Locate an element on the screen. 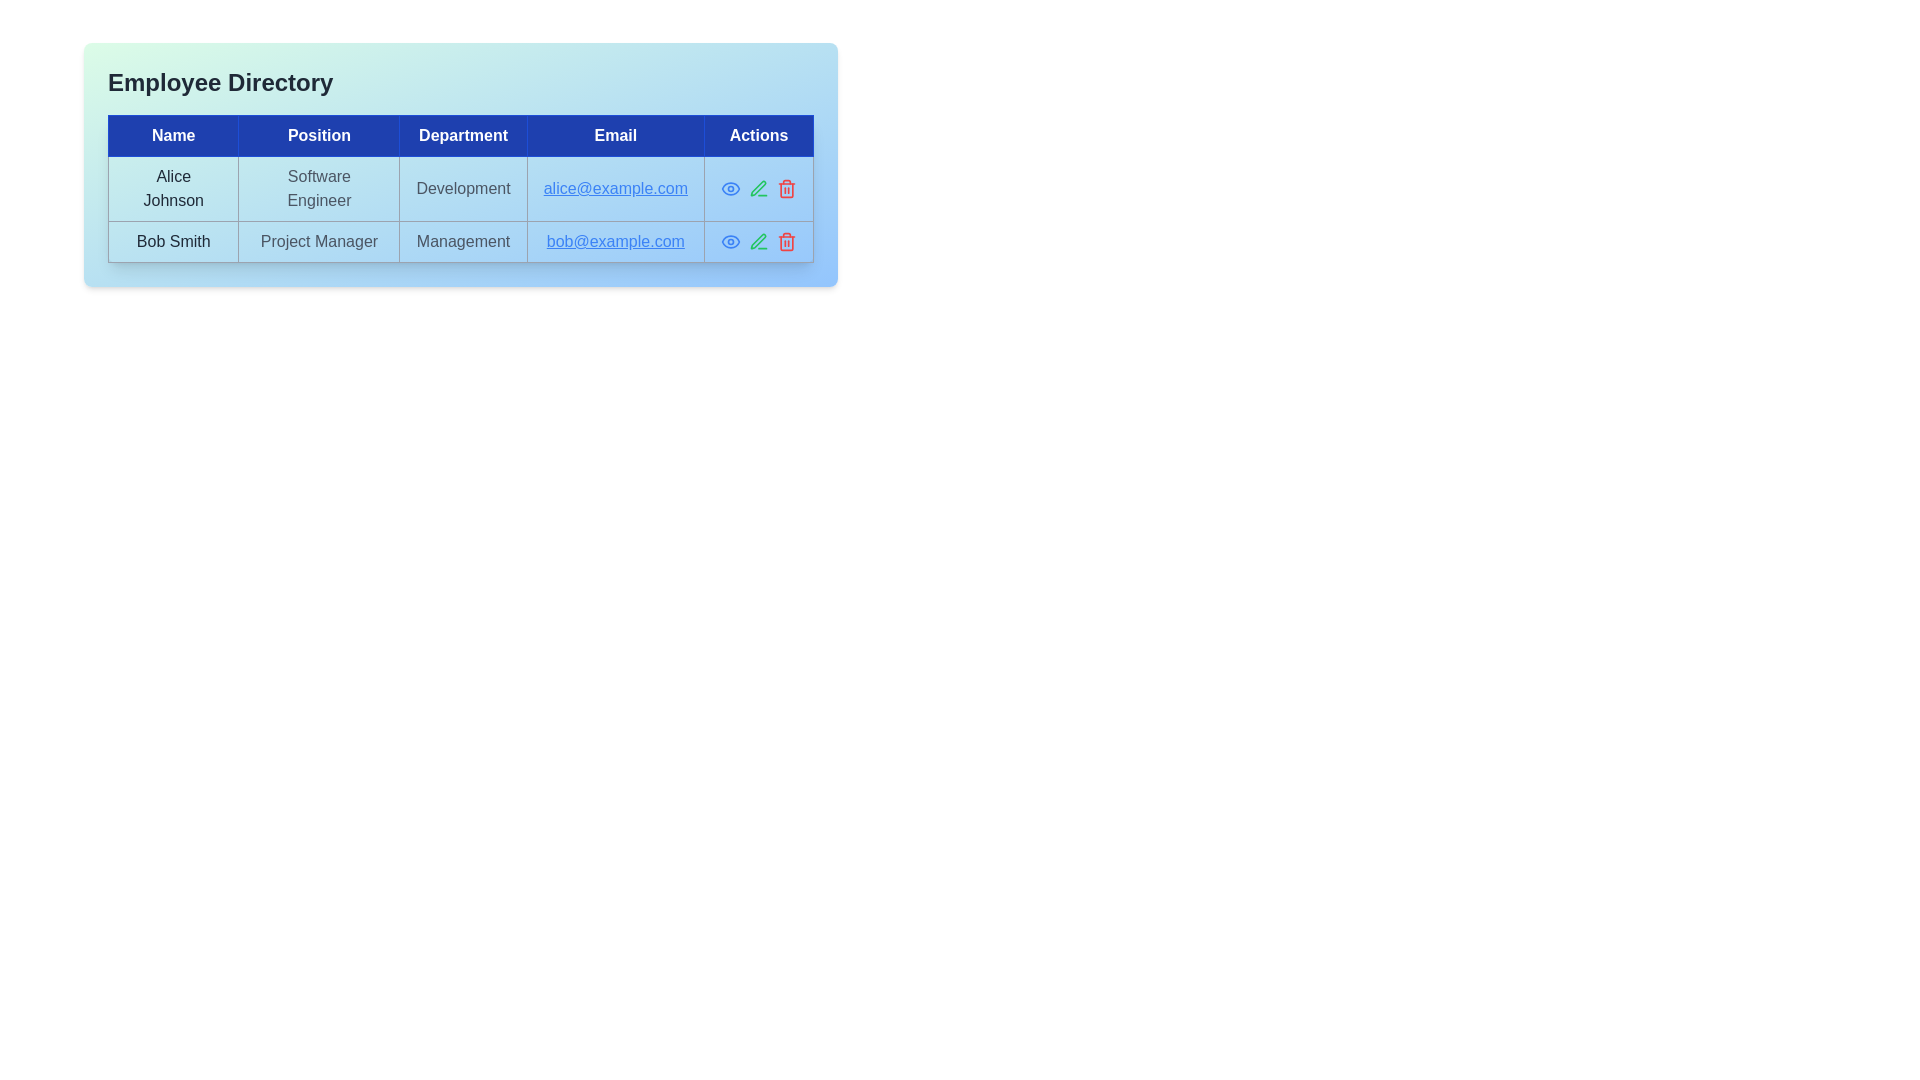 This screenshot has height=1080, width=1920. the green pen icon in the second row of the 'Actions' column is located at coordinates (757, 188).